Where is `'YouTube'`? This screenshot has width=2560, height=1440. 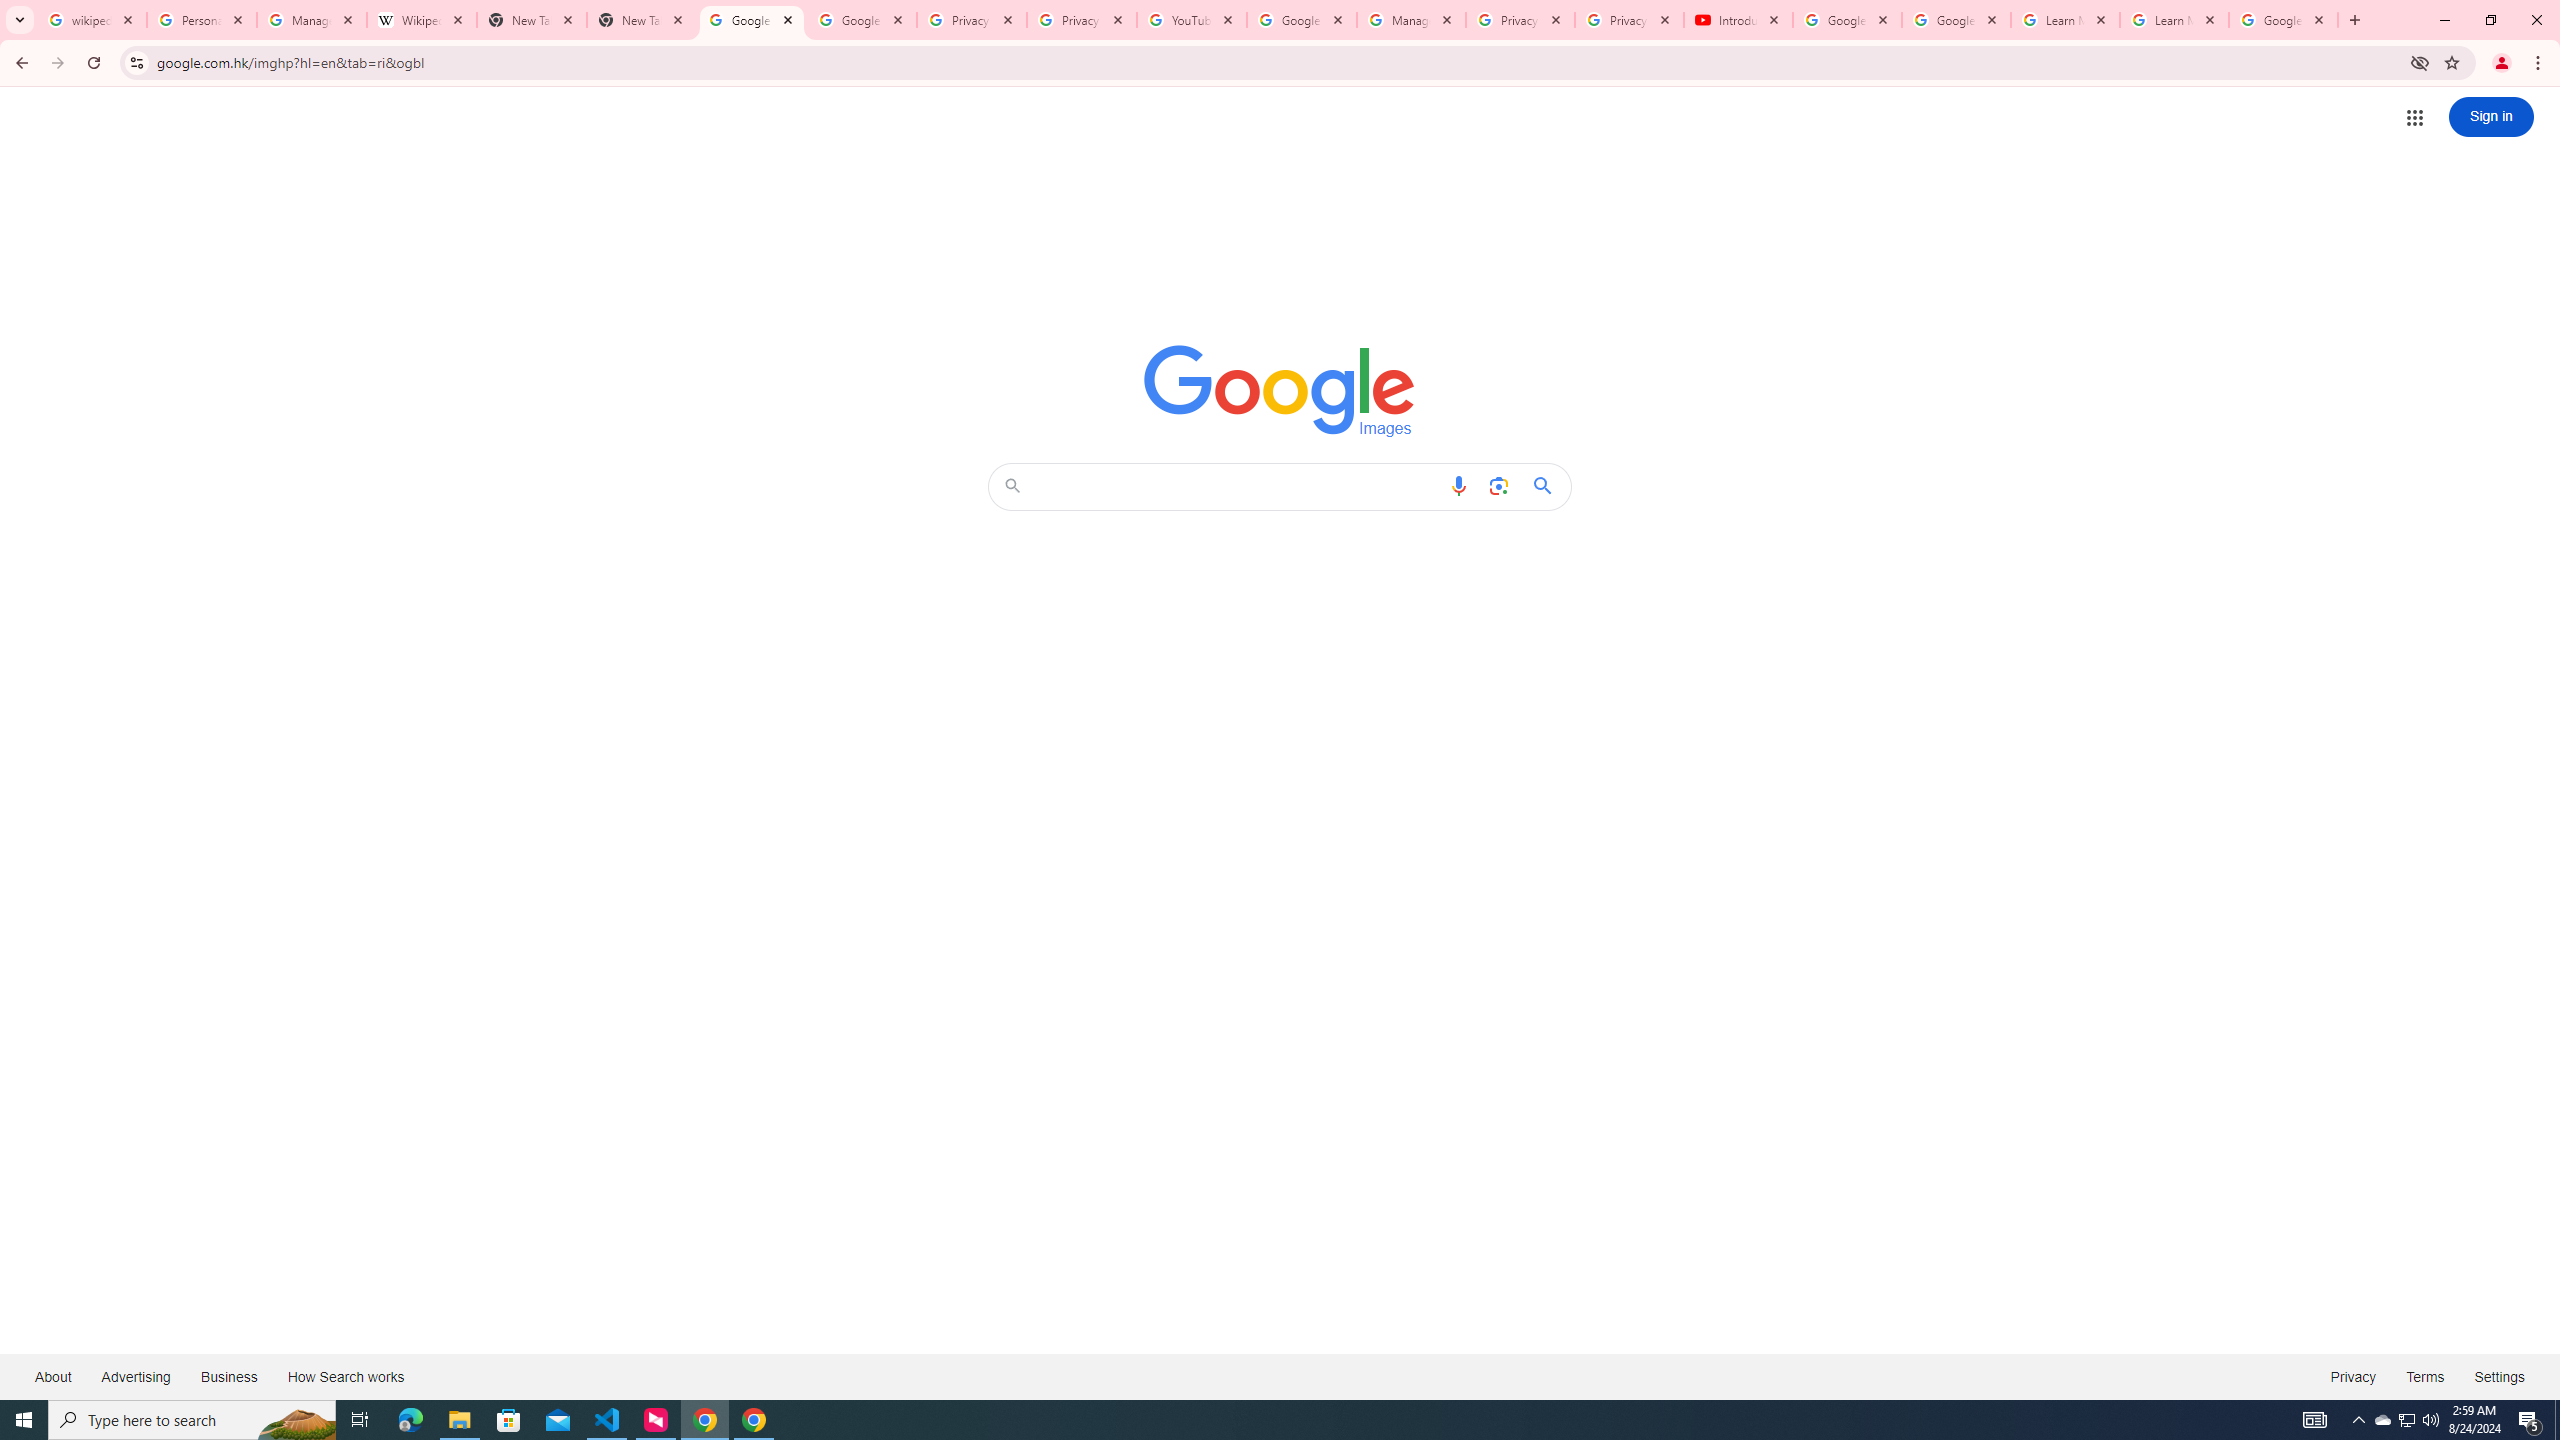
'YouTube' is located at coordinates (1191, 19).